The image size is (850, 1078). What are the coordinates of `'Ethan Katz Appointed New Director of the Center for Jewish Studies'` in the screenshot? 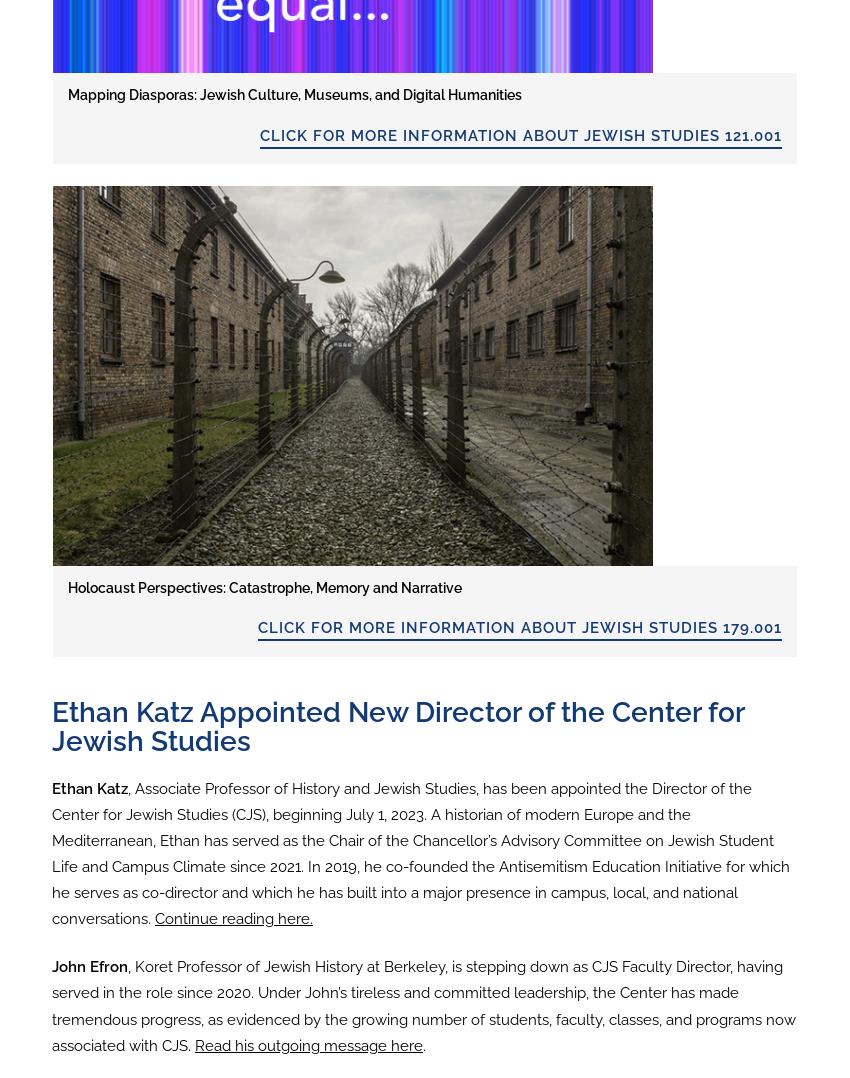 It's located at (397, 725).